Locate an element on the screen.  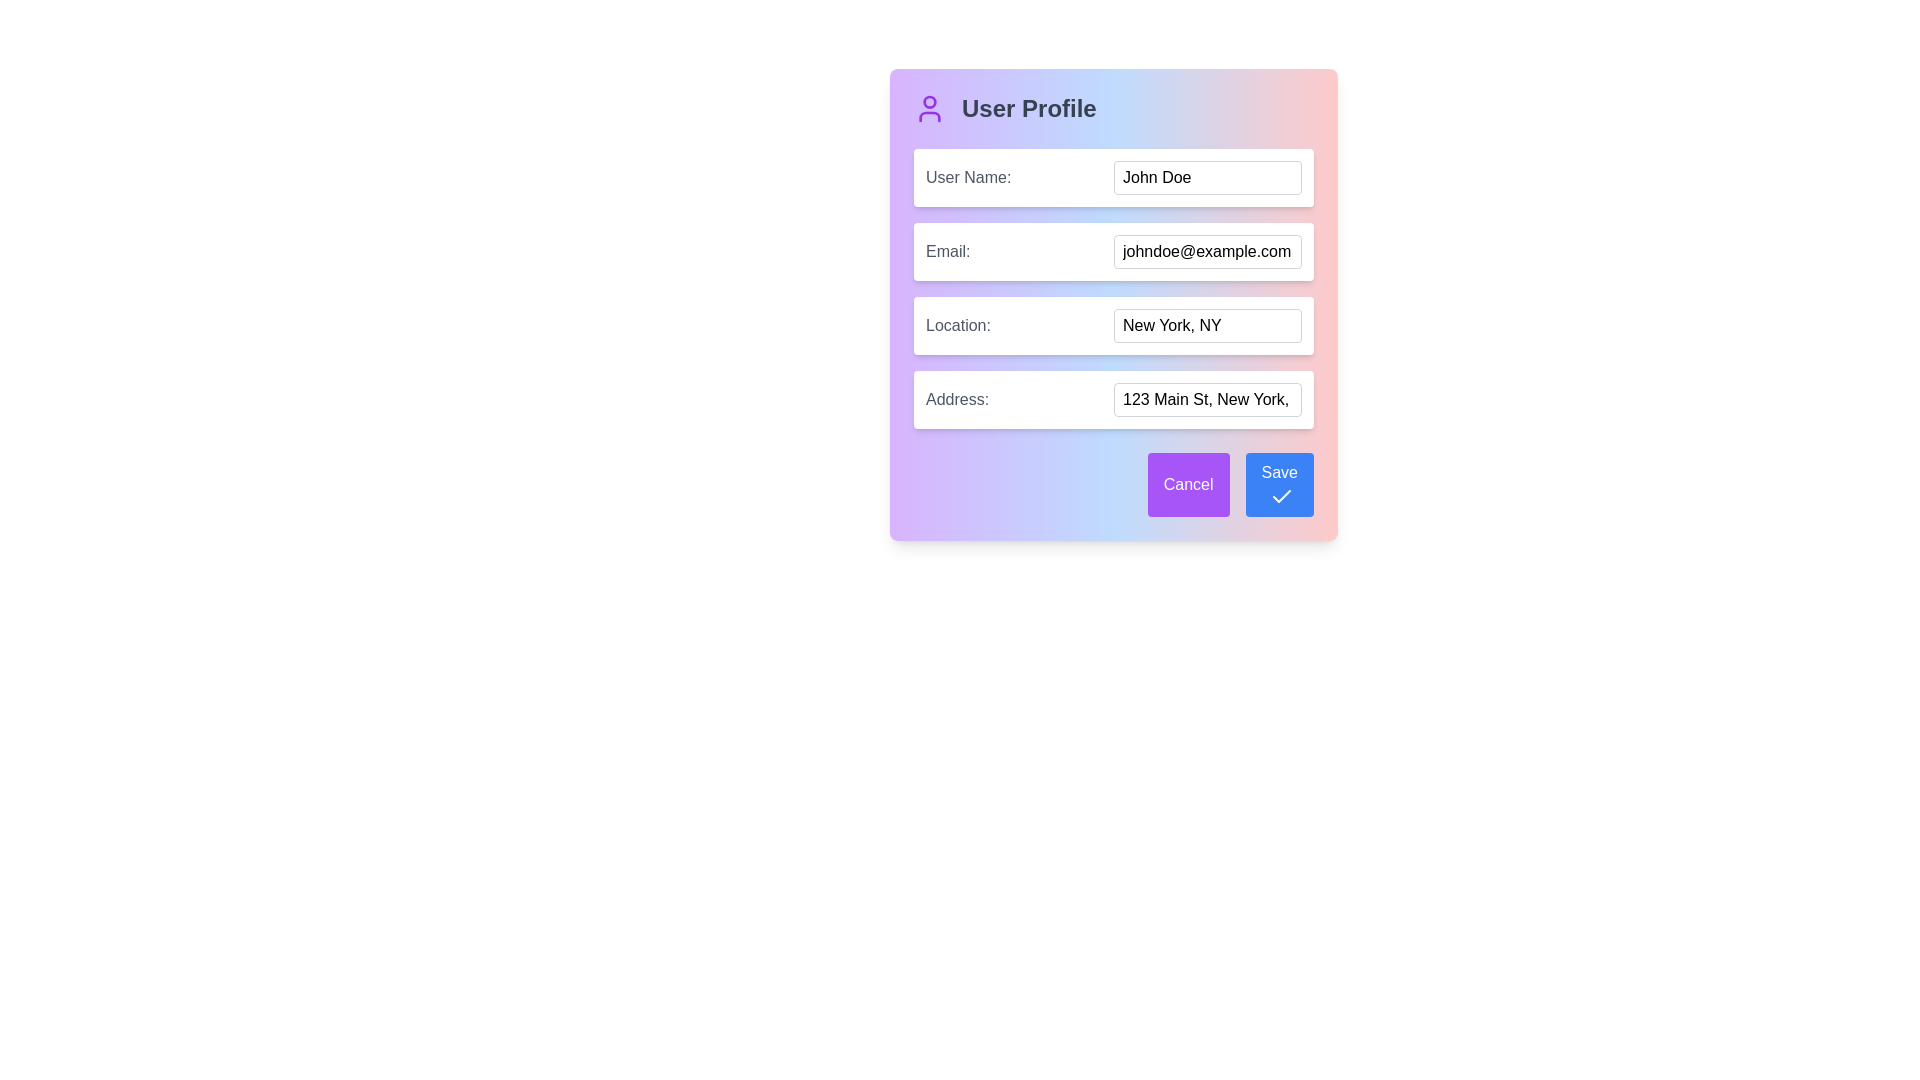
the cancel button located in the bottom section of a card-like interface is located at coordinates (1188, 485).